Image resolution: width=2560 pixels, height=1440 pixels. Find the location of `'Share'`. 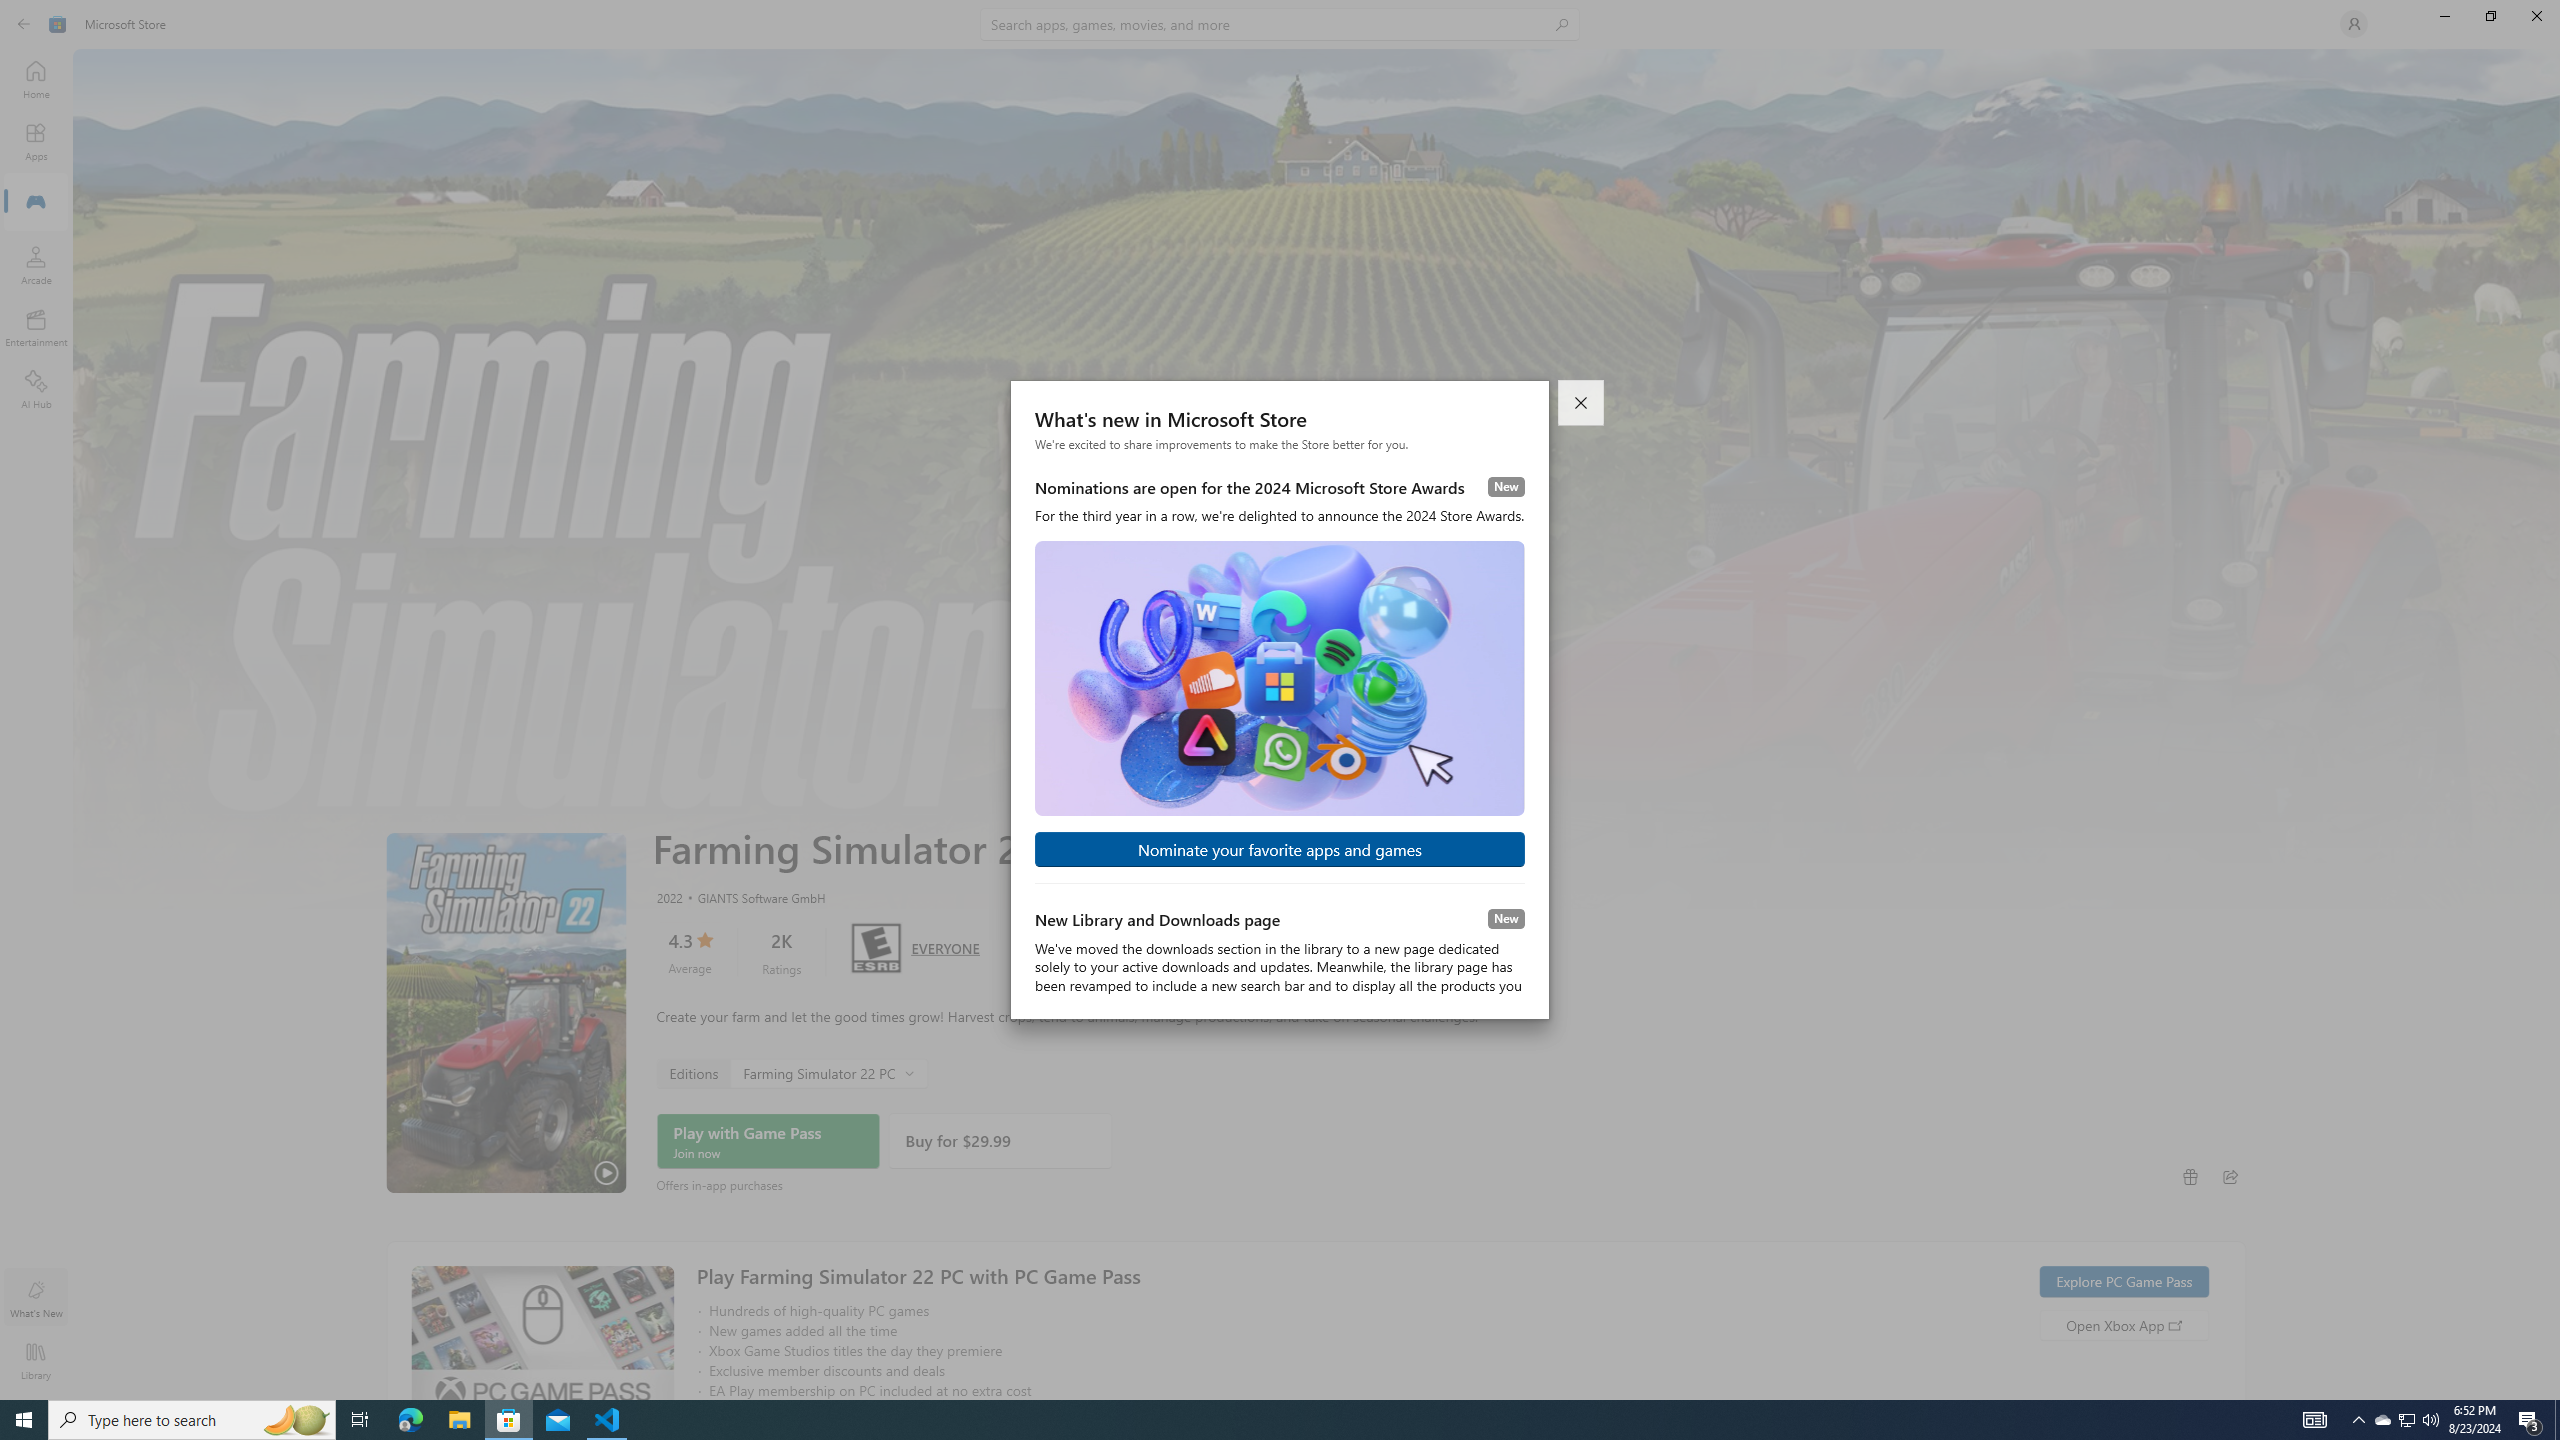

'Share' is located at coordinates (2229, 1175).